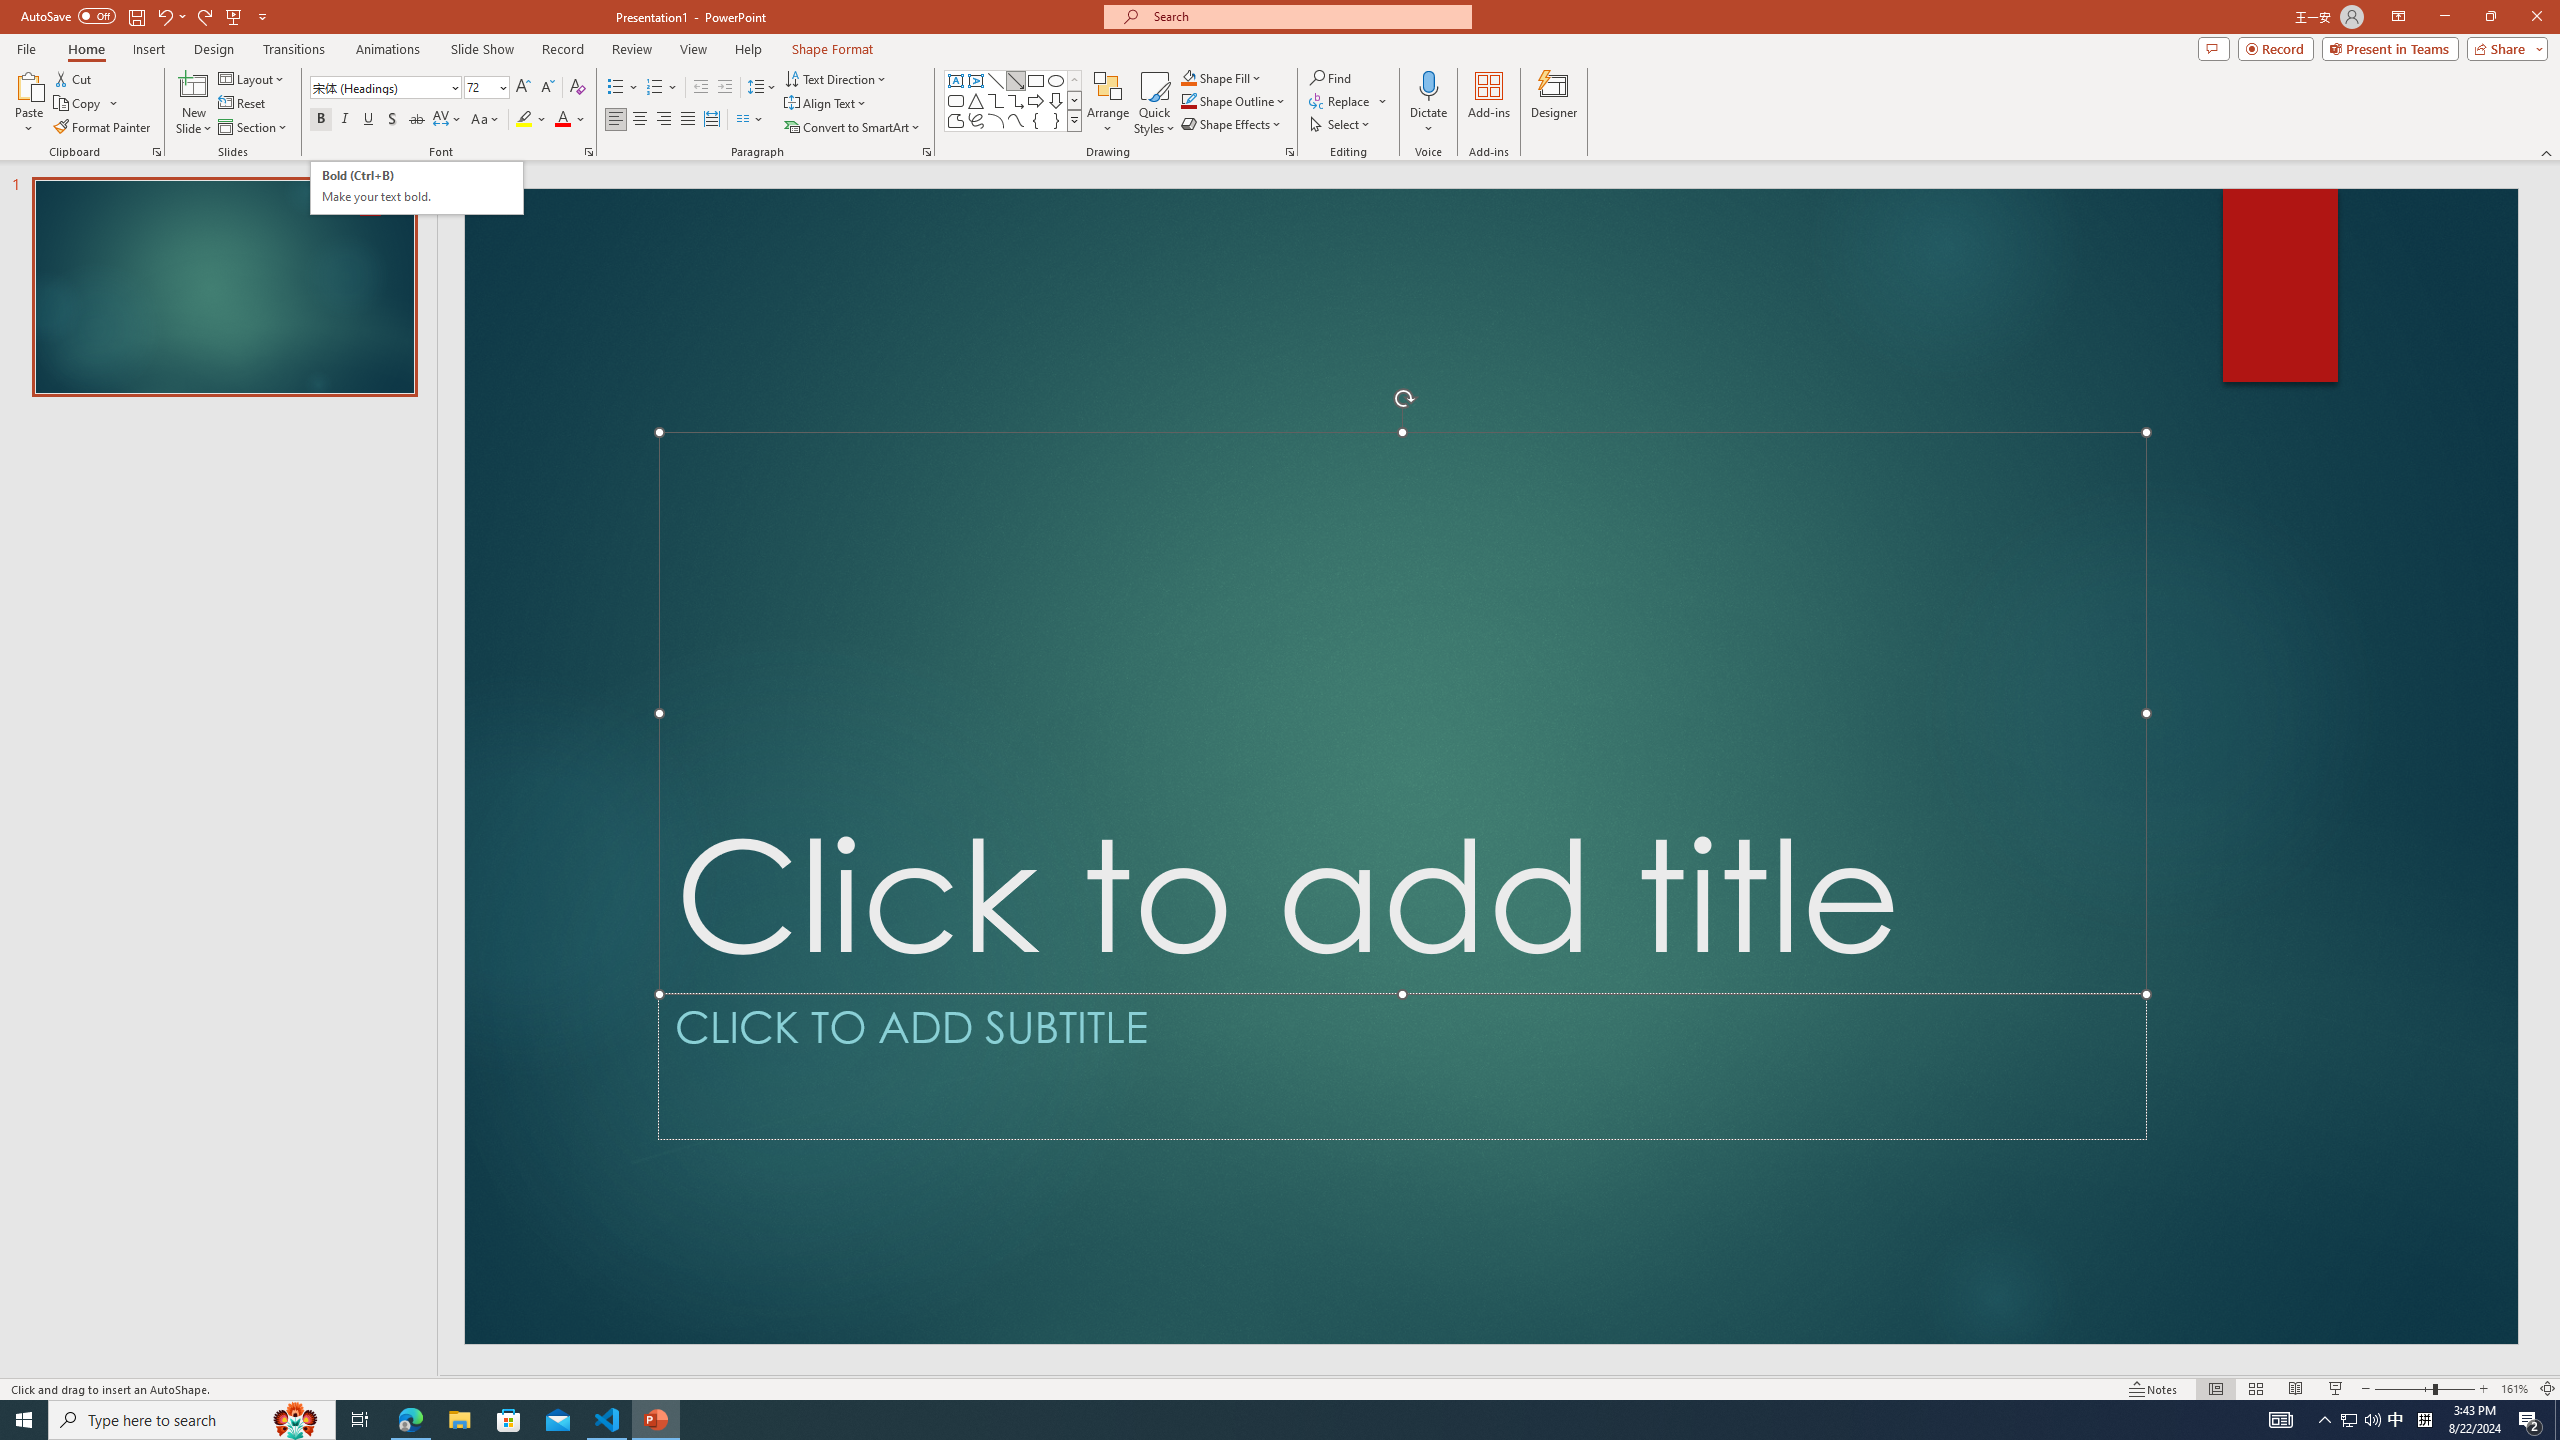  What do you see at coordinates (522, 87) in the screenshot?
I see `'Increase Font Size'` at bounding box center [522, 87].